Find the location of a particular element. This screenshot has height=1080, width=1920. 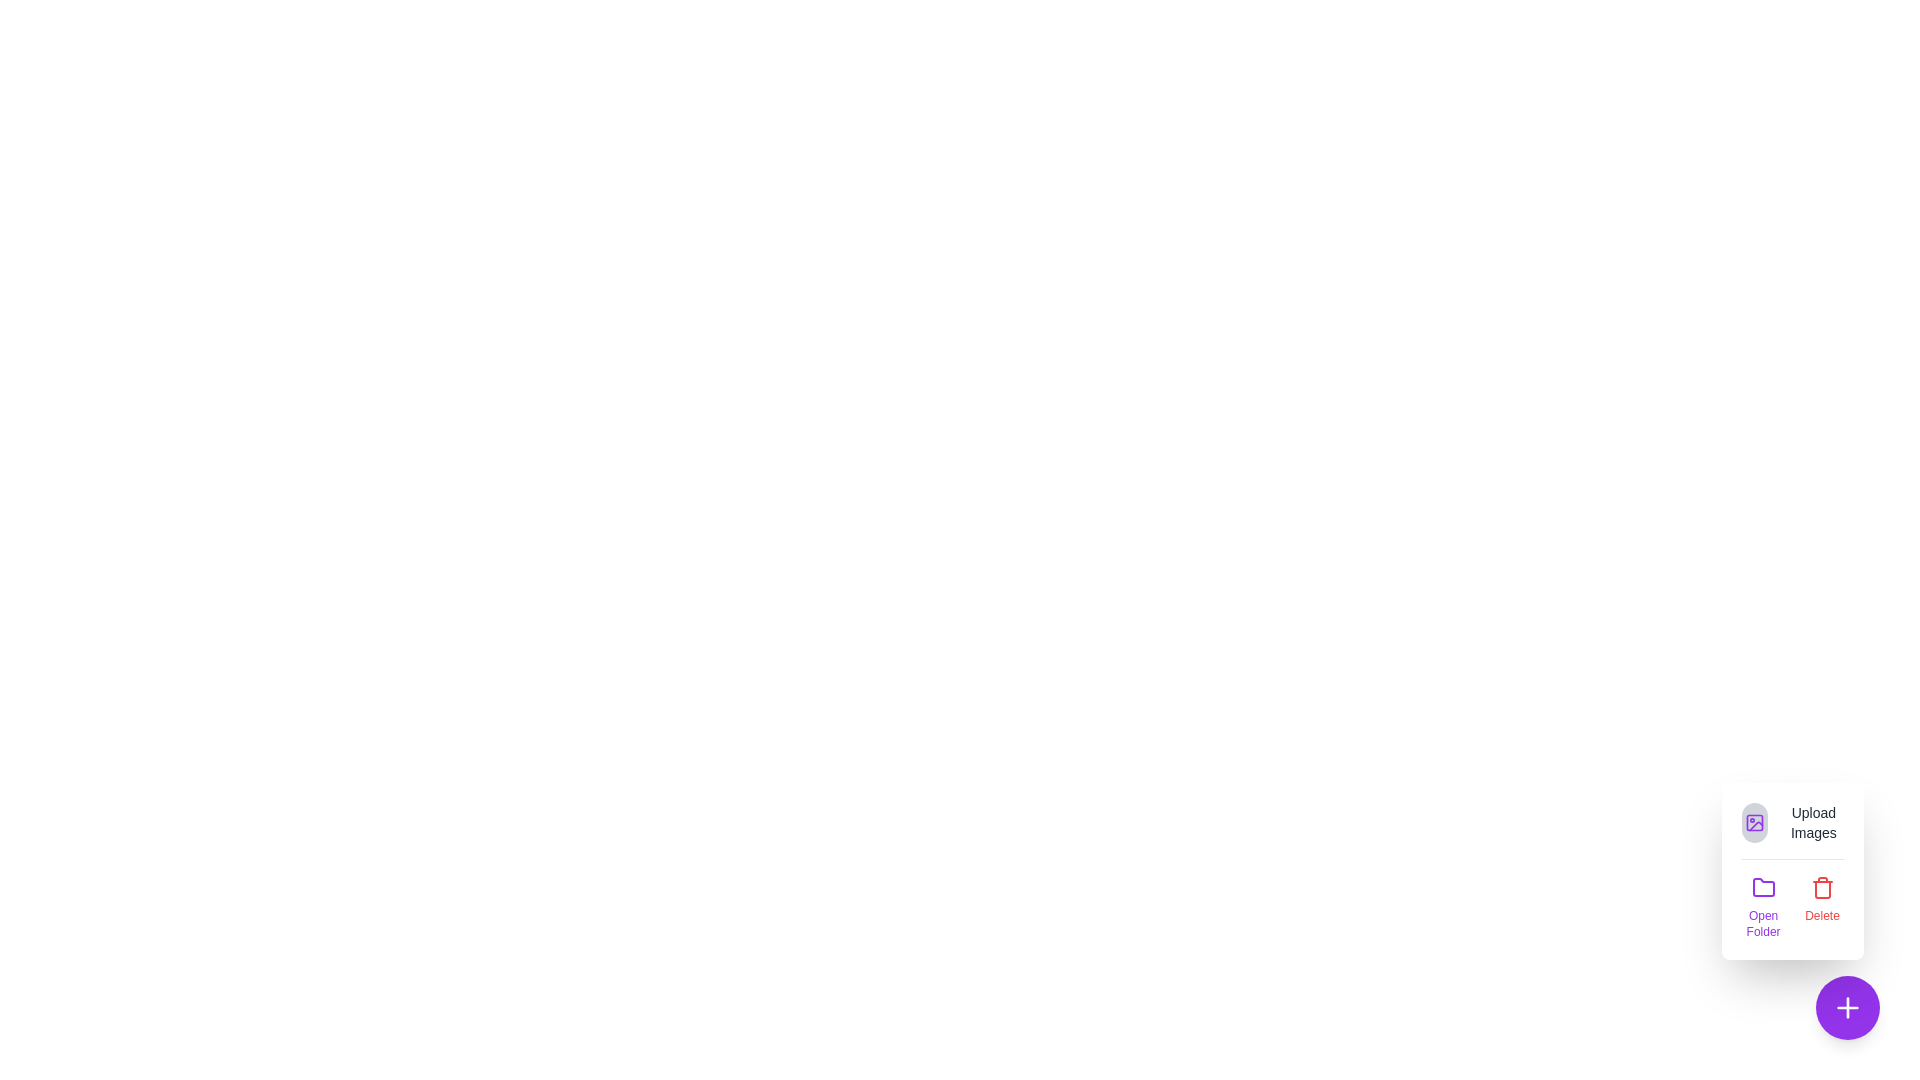

the circular purple button with a white plus sign (+) icon located at the bottom-right corner of the interface is located at coordinates (1847, 1007).